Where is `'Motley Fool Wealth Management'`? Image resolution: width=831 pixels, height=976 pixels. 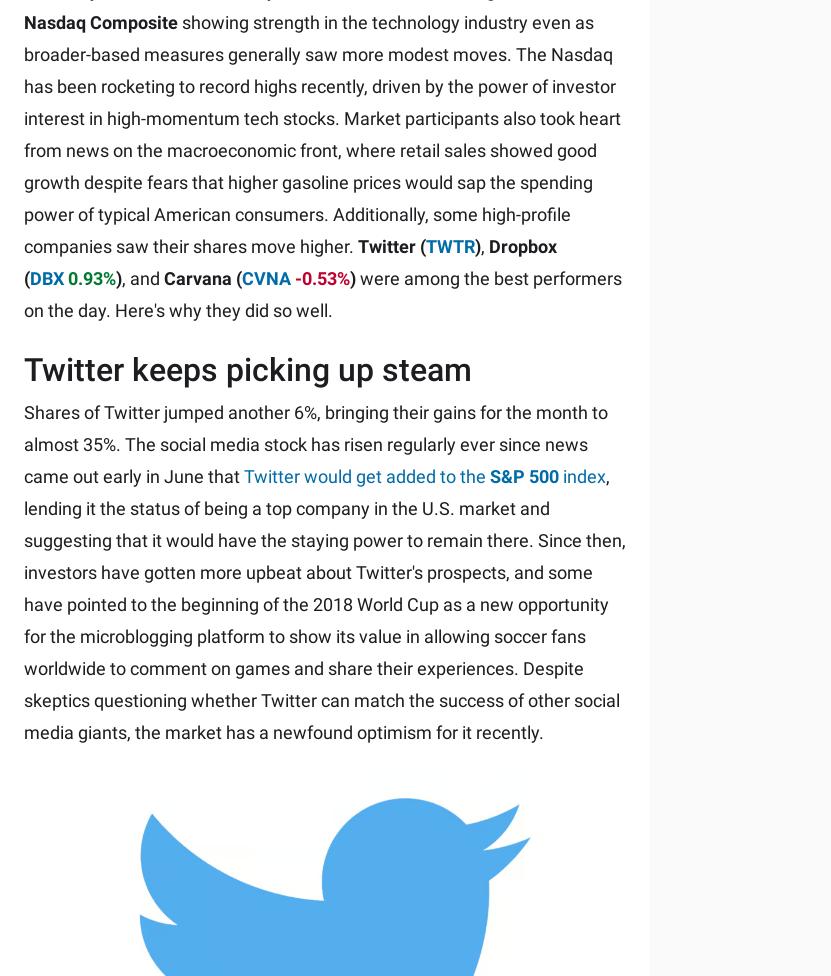 'Motley Fool Wealth Management' is located at coordinates (211, 698).